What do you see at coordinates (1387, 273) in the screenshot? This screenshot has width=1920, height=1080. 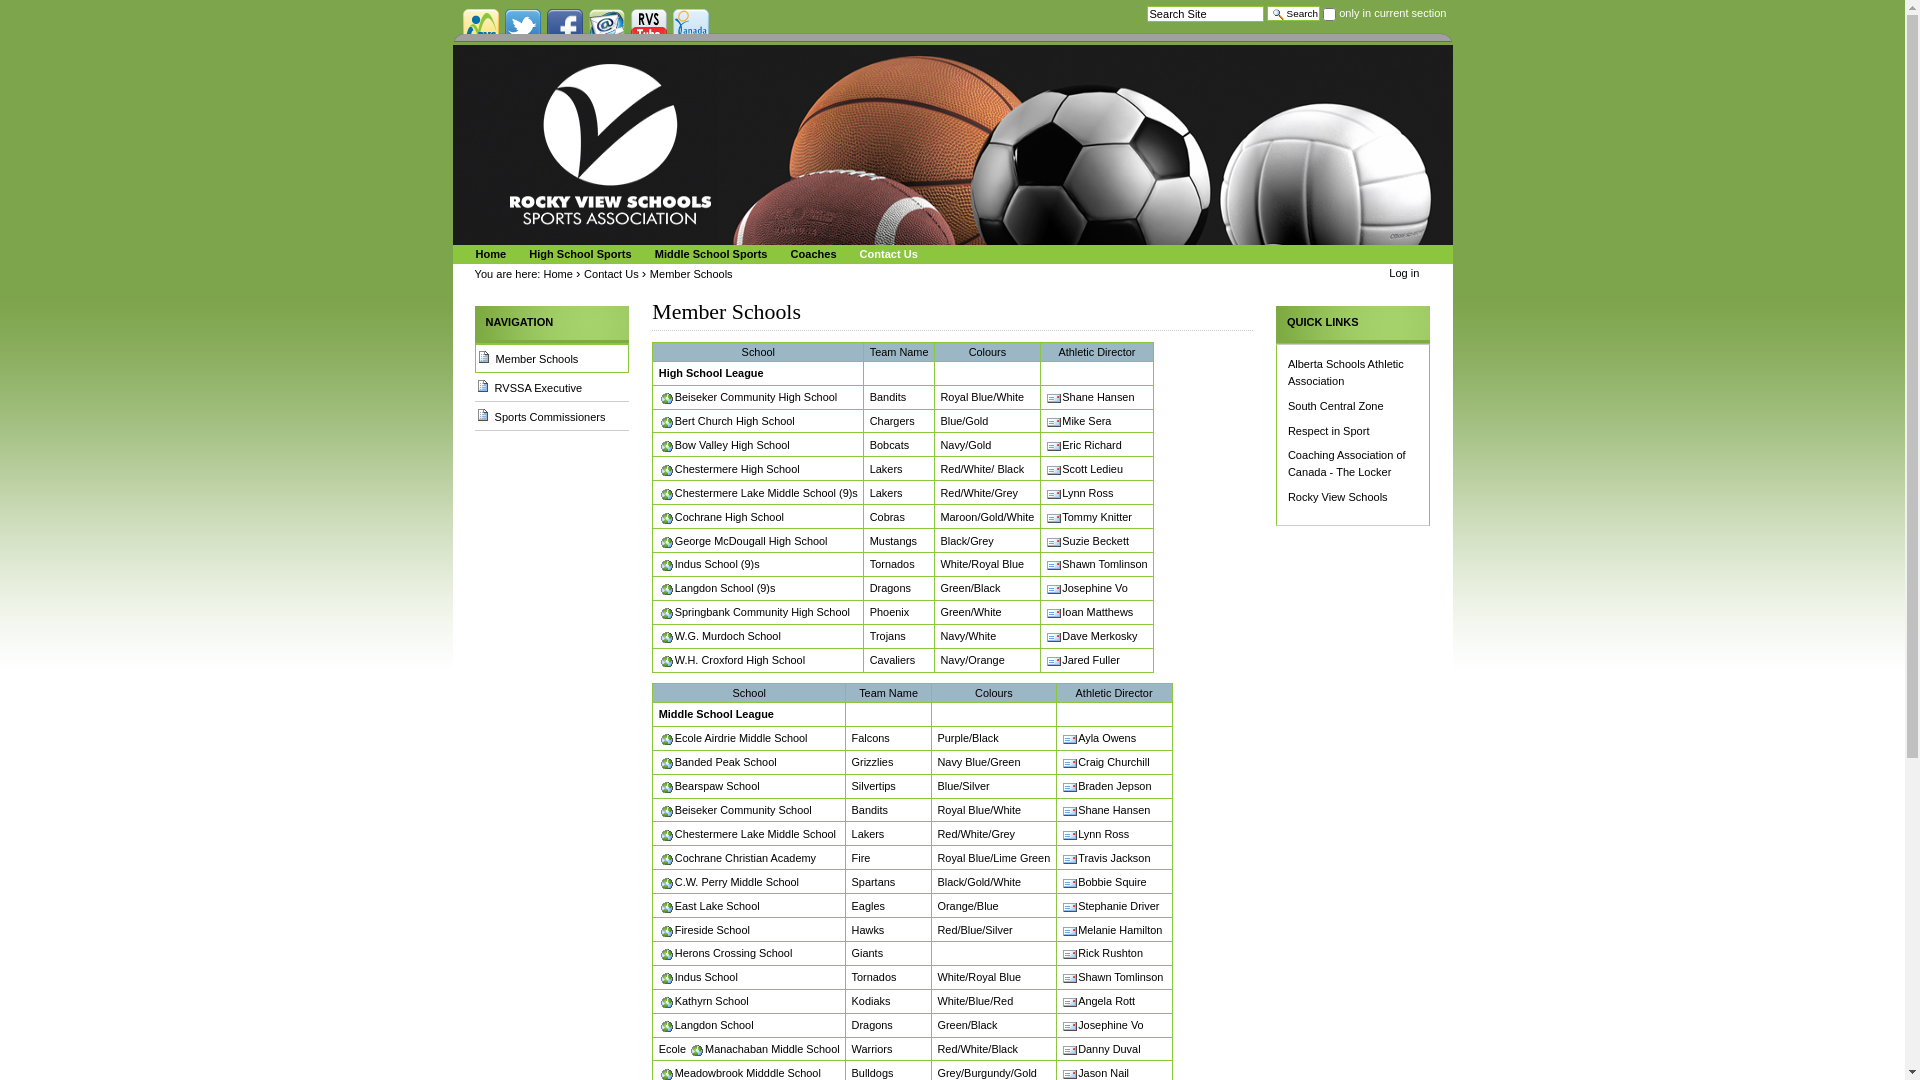 I see `'Log in'` at bounding box center [1387, 273].